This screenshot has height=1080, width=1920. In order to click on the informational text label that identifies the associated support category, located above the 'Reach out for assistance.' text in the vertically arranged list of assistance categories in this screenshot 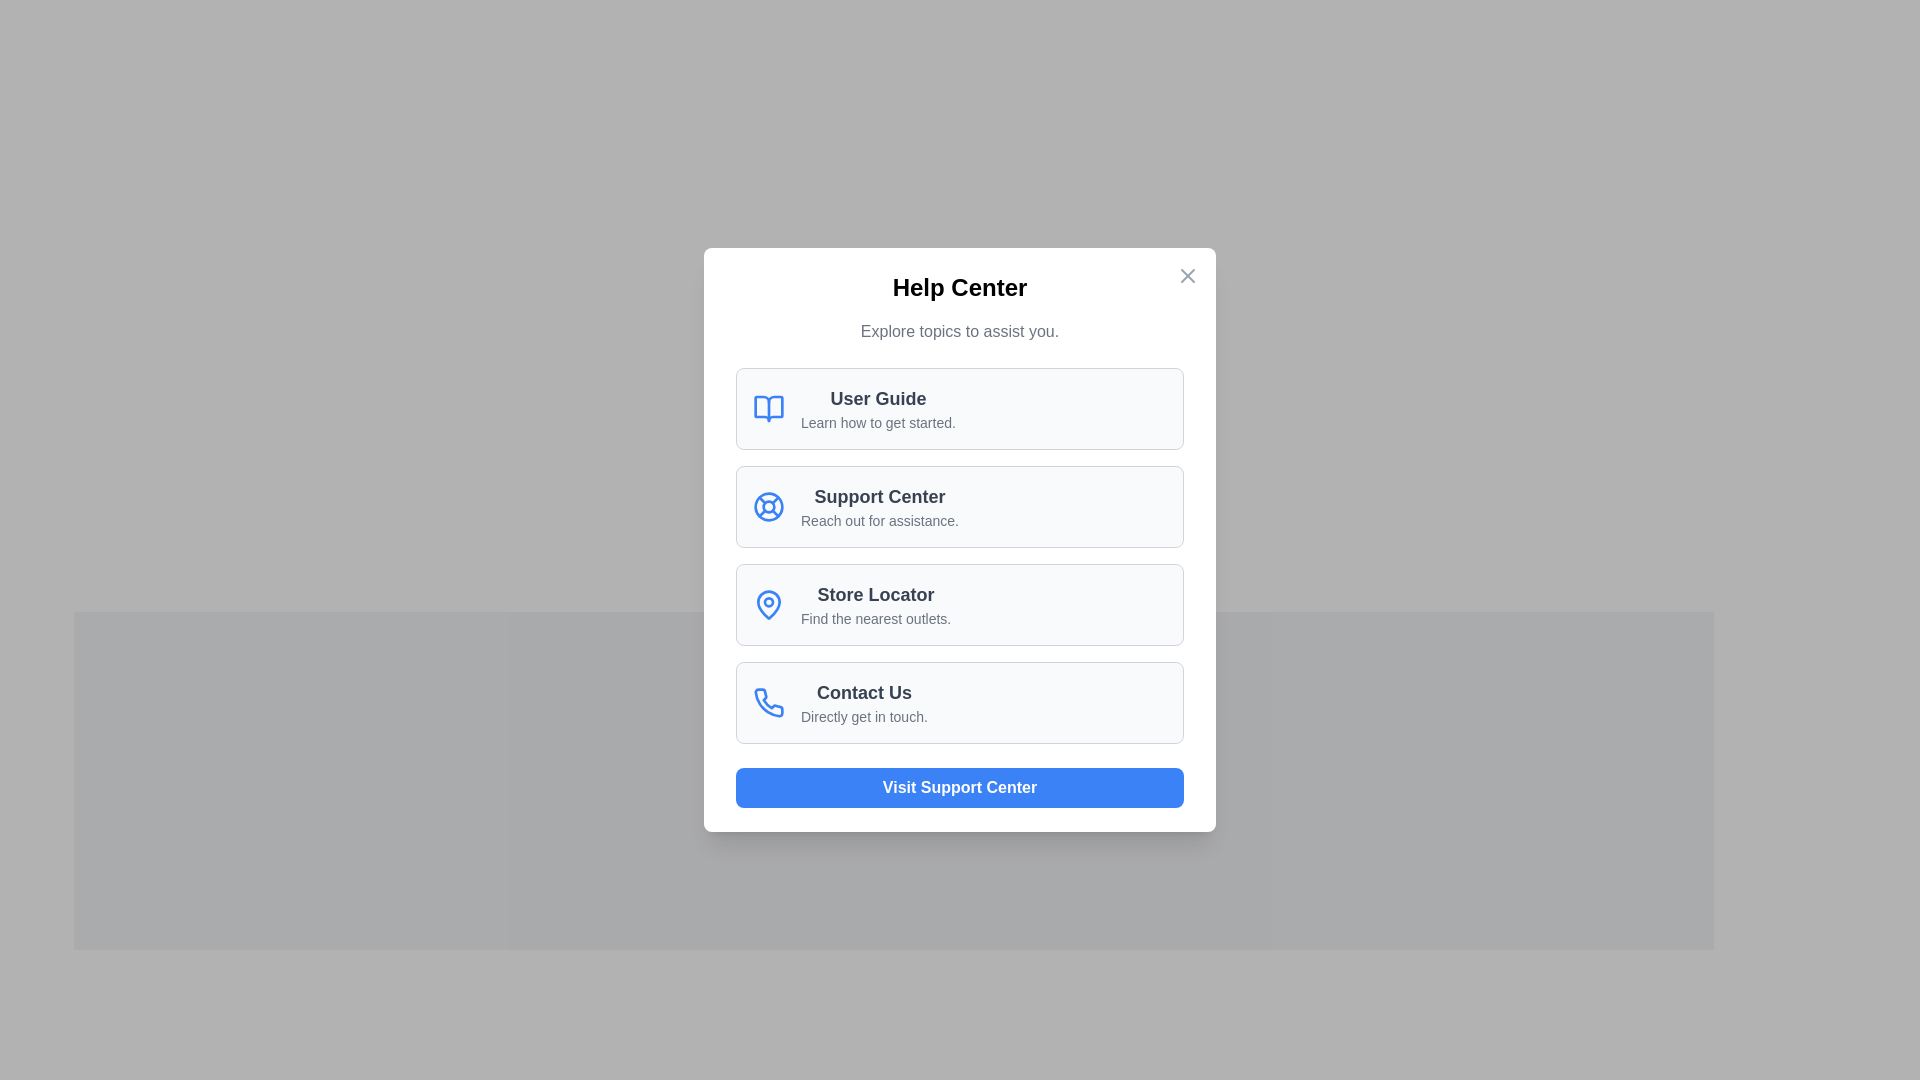, I will do `click(879, 496)`.